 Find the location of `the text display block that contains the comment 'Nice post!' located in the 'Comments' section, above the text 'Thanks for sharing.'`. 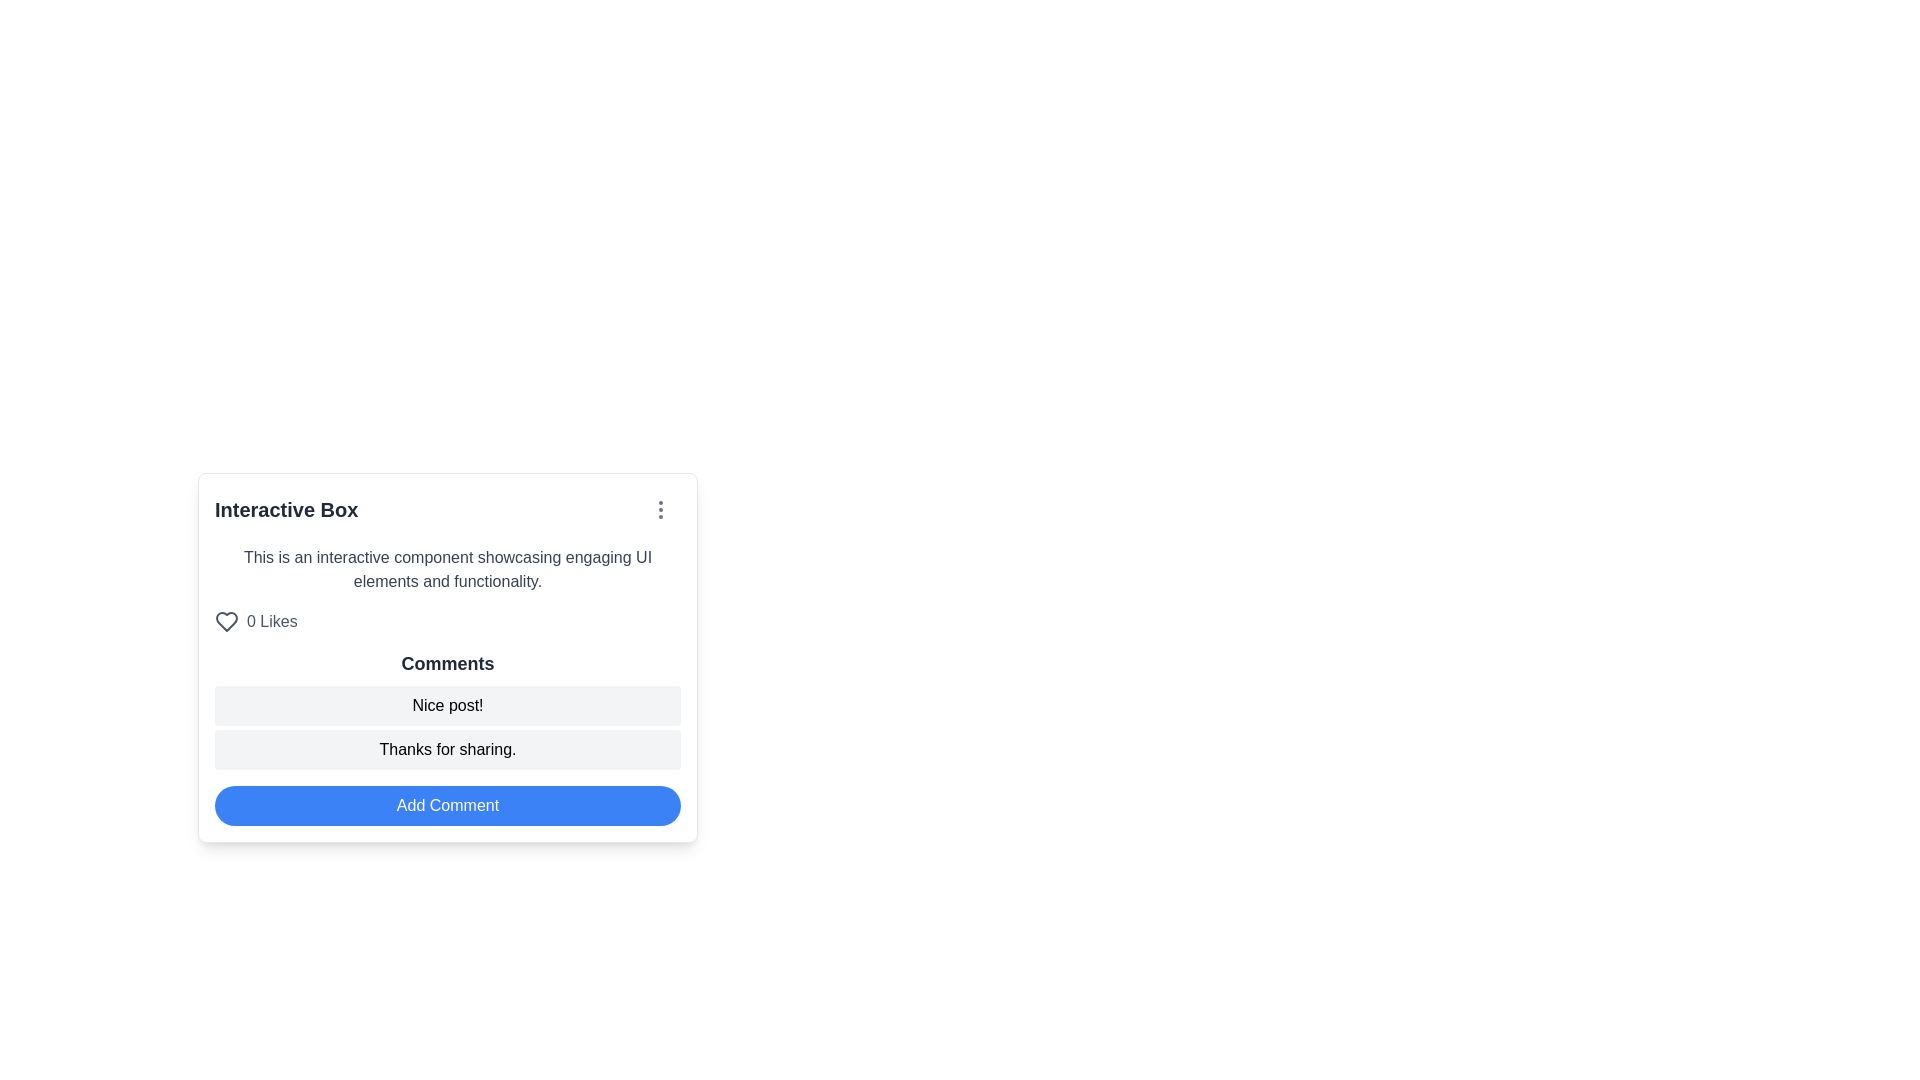

the text display block that contains the comment 'Nice post!' located in the 'Comments' section, above the text 'Thanks for sharing.' is located at coordinates (446, 704).